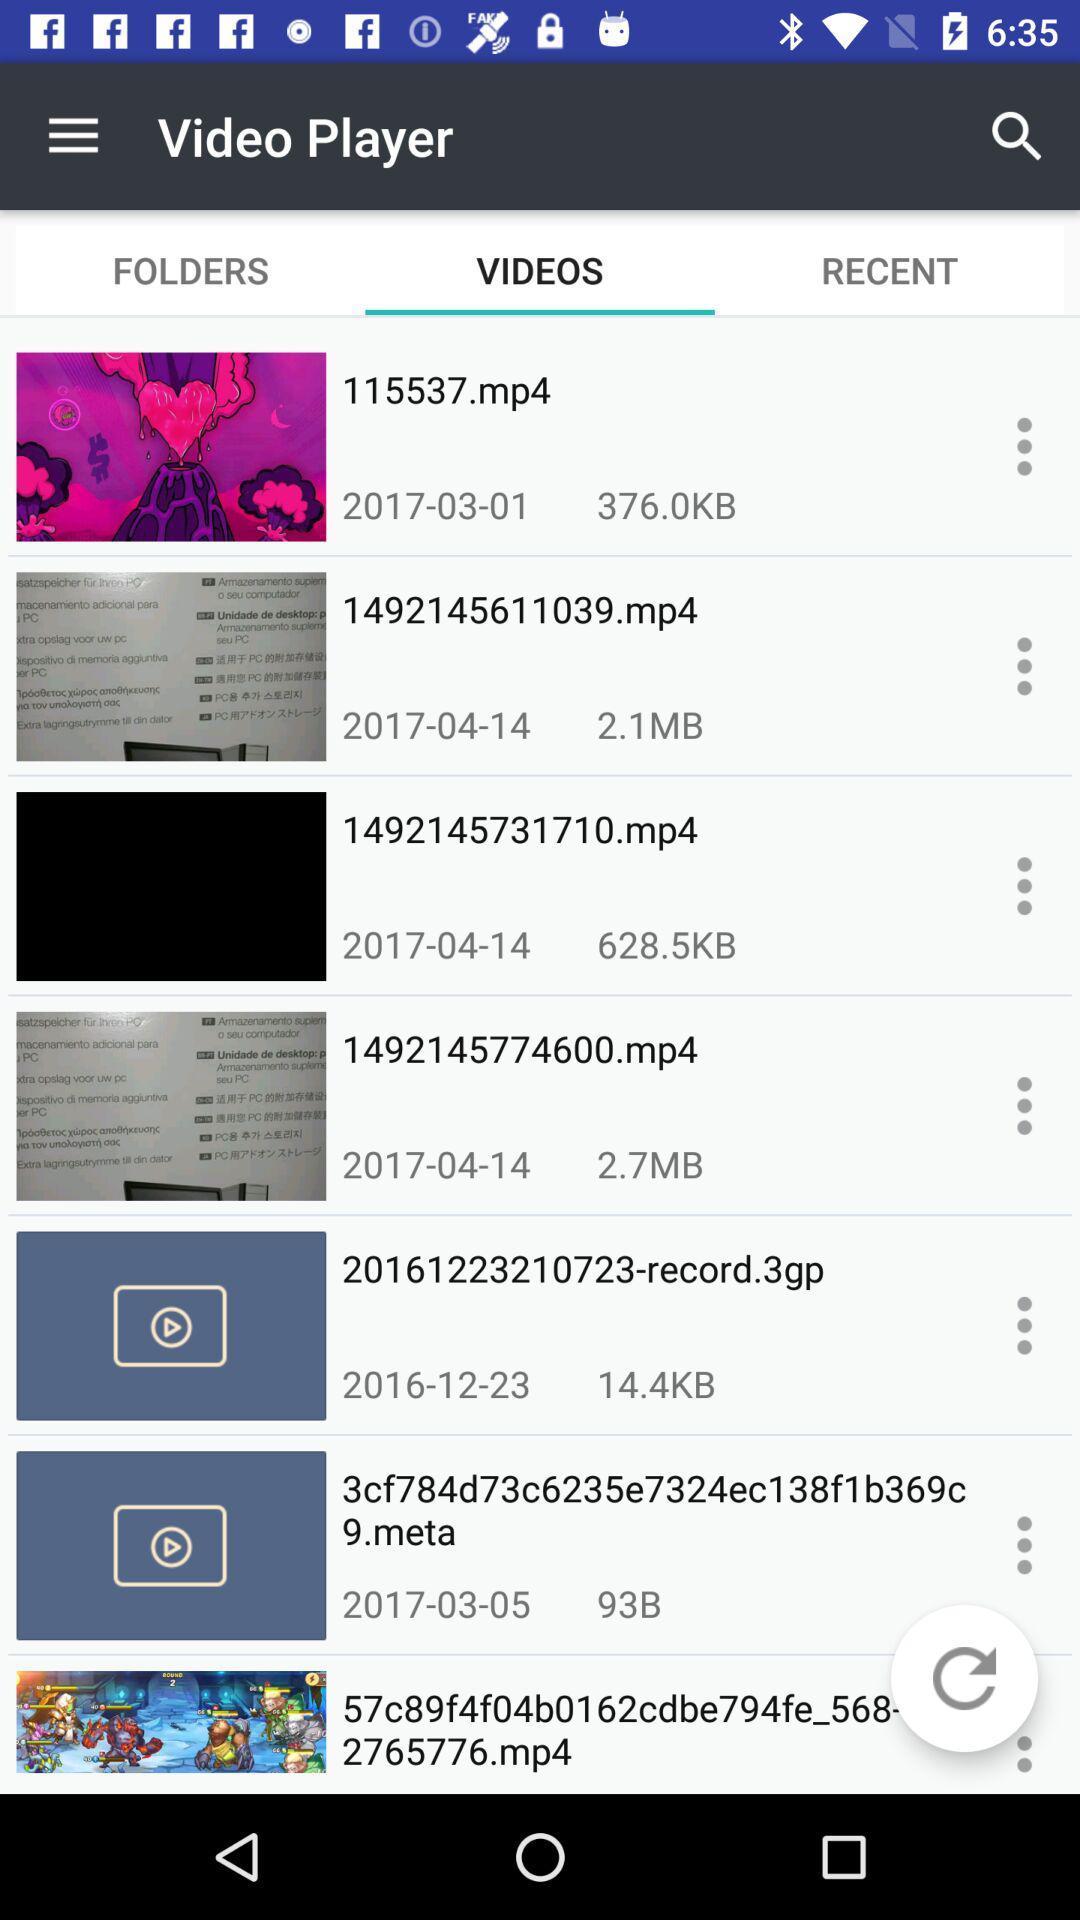  Describe the element at coordinates (667, 943) in the screenshot. I see `icon next to 2017-04-14 item` at that location.